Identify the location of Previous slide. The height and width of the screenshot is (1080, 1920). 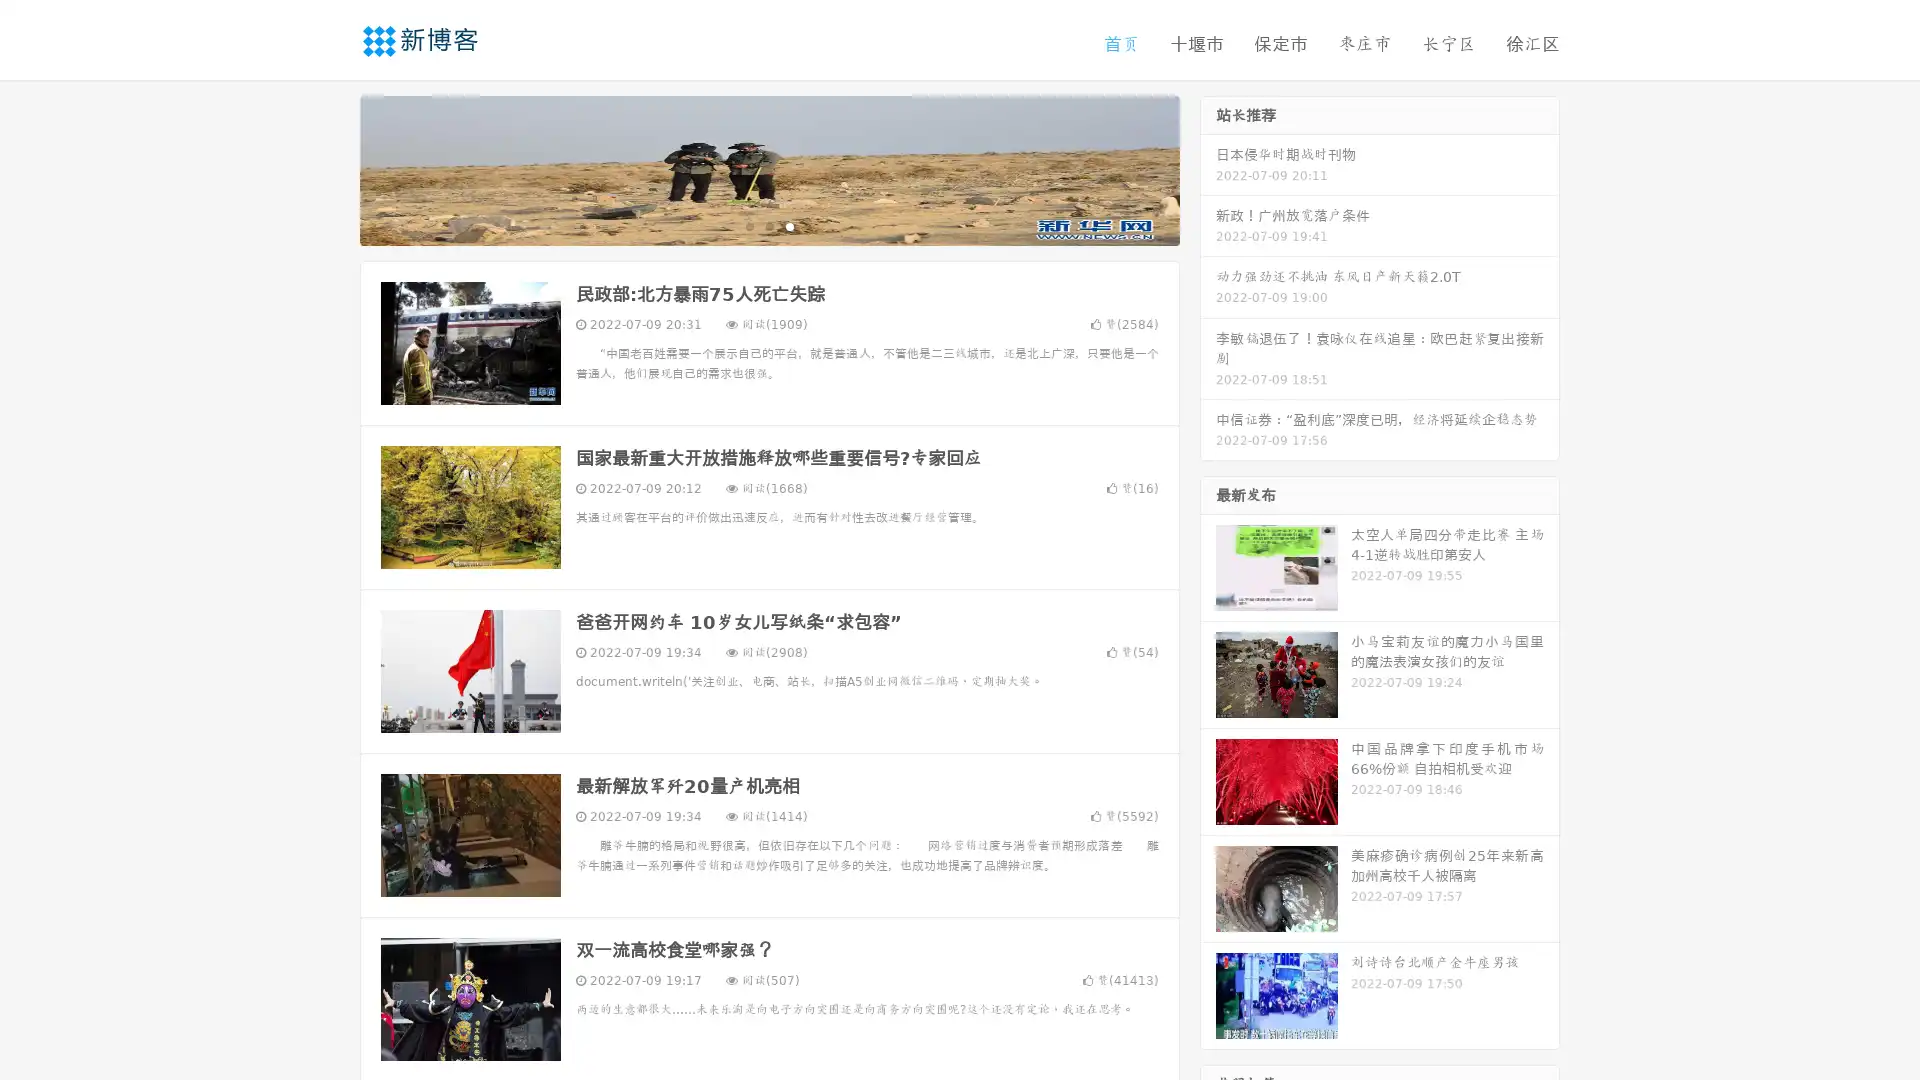
(330, 168).